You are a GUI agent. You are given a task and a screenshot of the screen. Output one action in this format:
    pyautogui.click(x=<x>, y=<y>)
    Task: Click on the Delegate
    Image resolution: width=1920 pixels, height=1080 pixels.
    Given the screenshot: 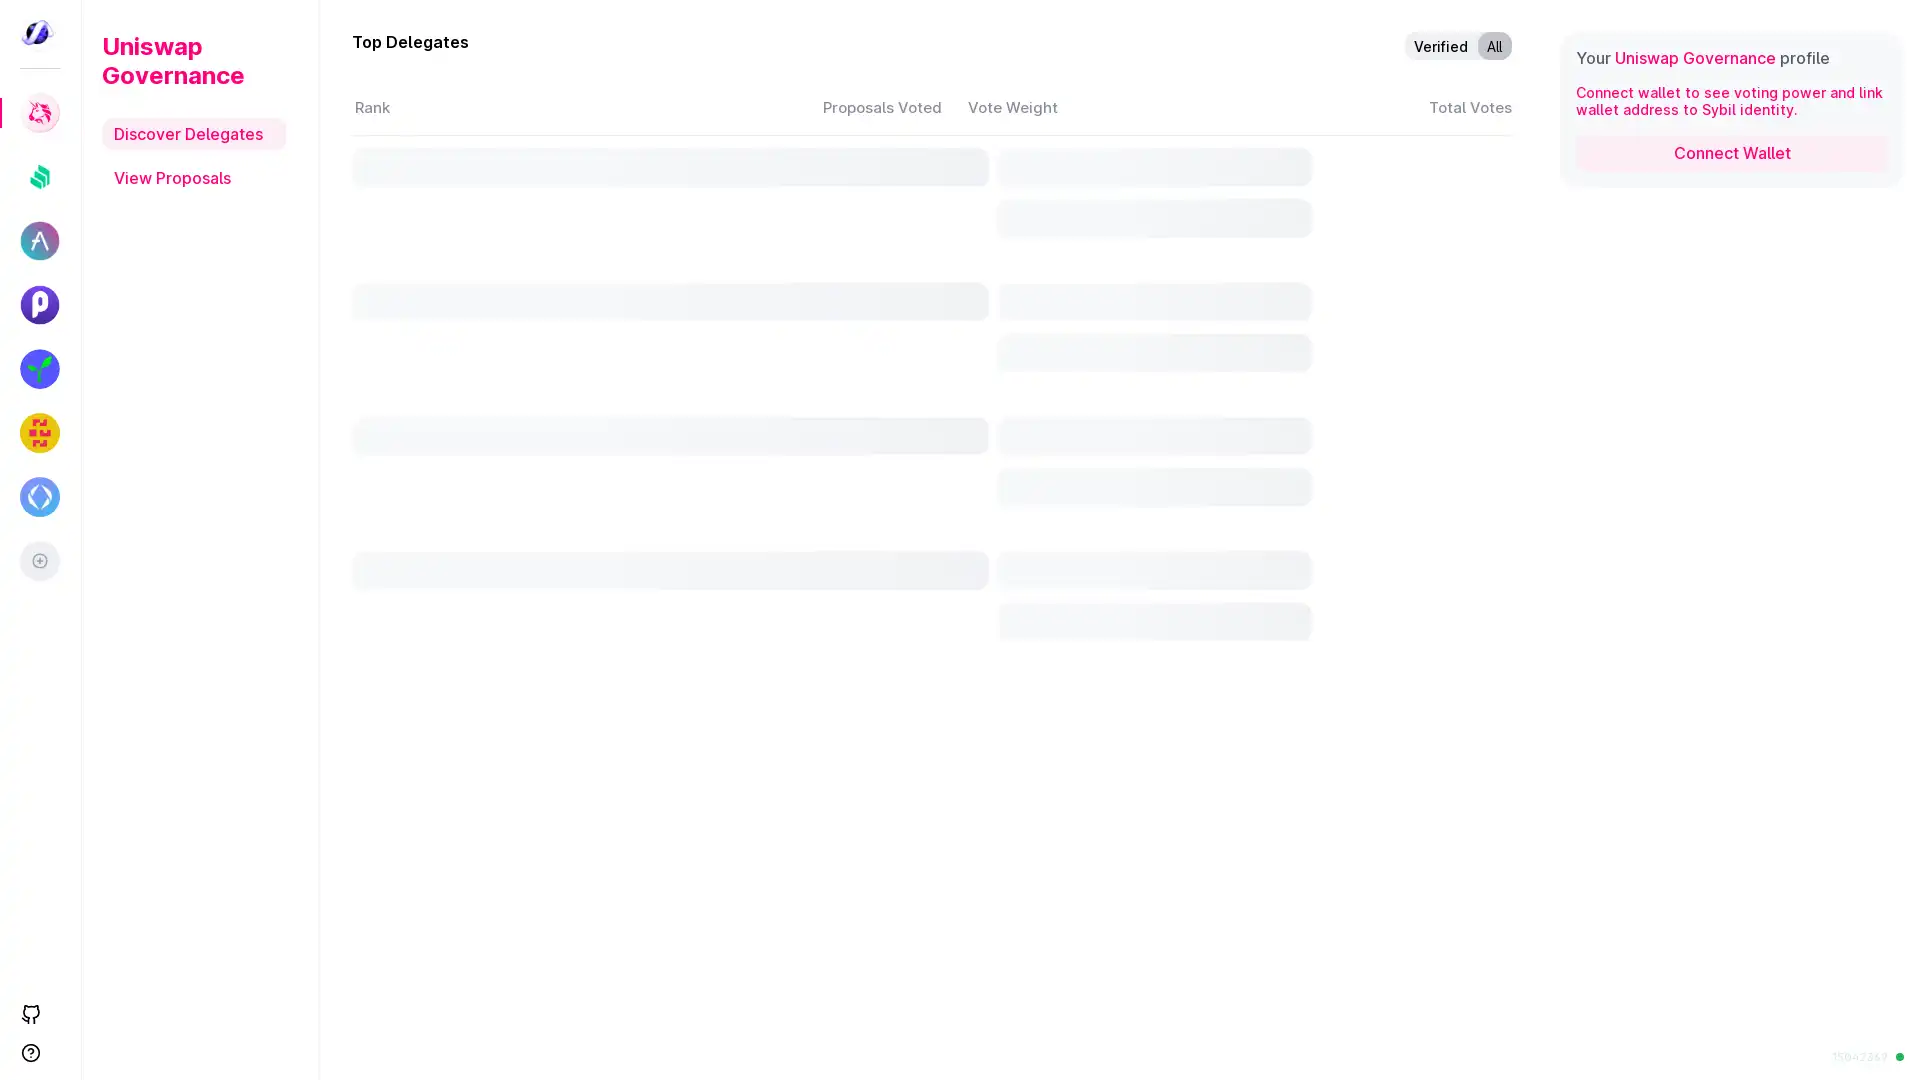 What is the action you would take?
    pyautogui.click(x=1326, y=255)
    